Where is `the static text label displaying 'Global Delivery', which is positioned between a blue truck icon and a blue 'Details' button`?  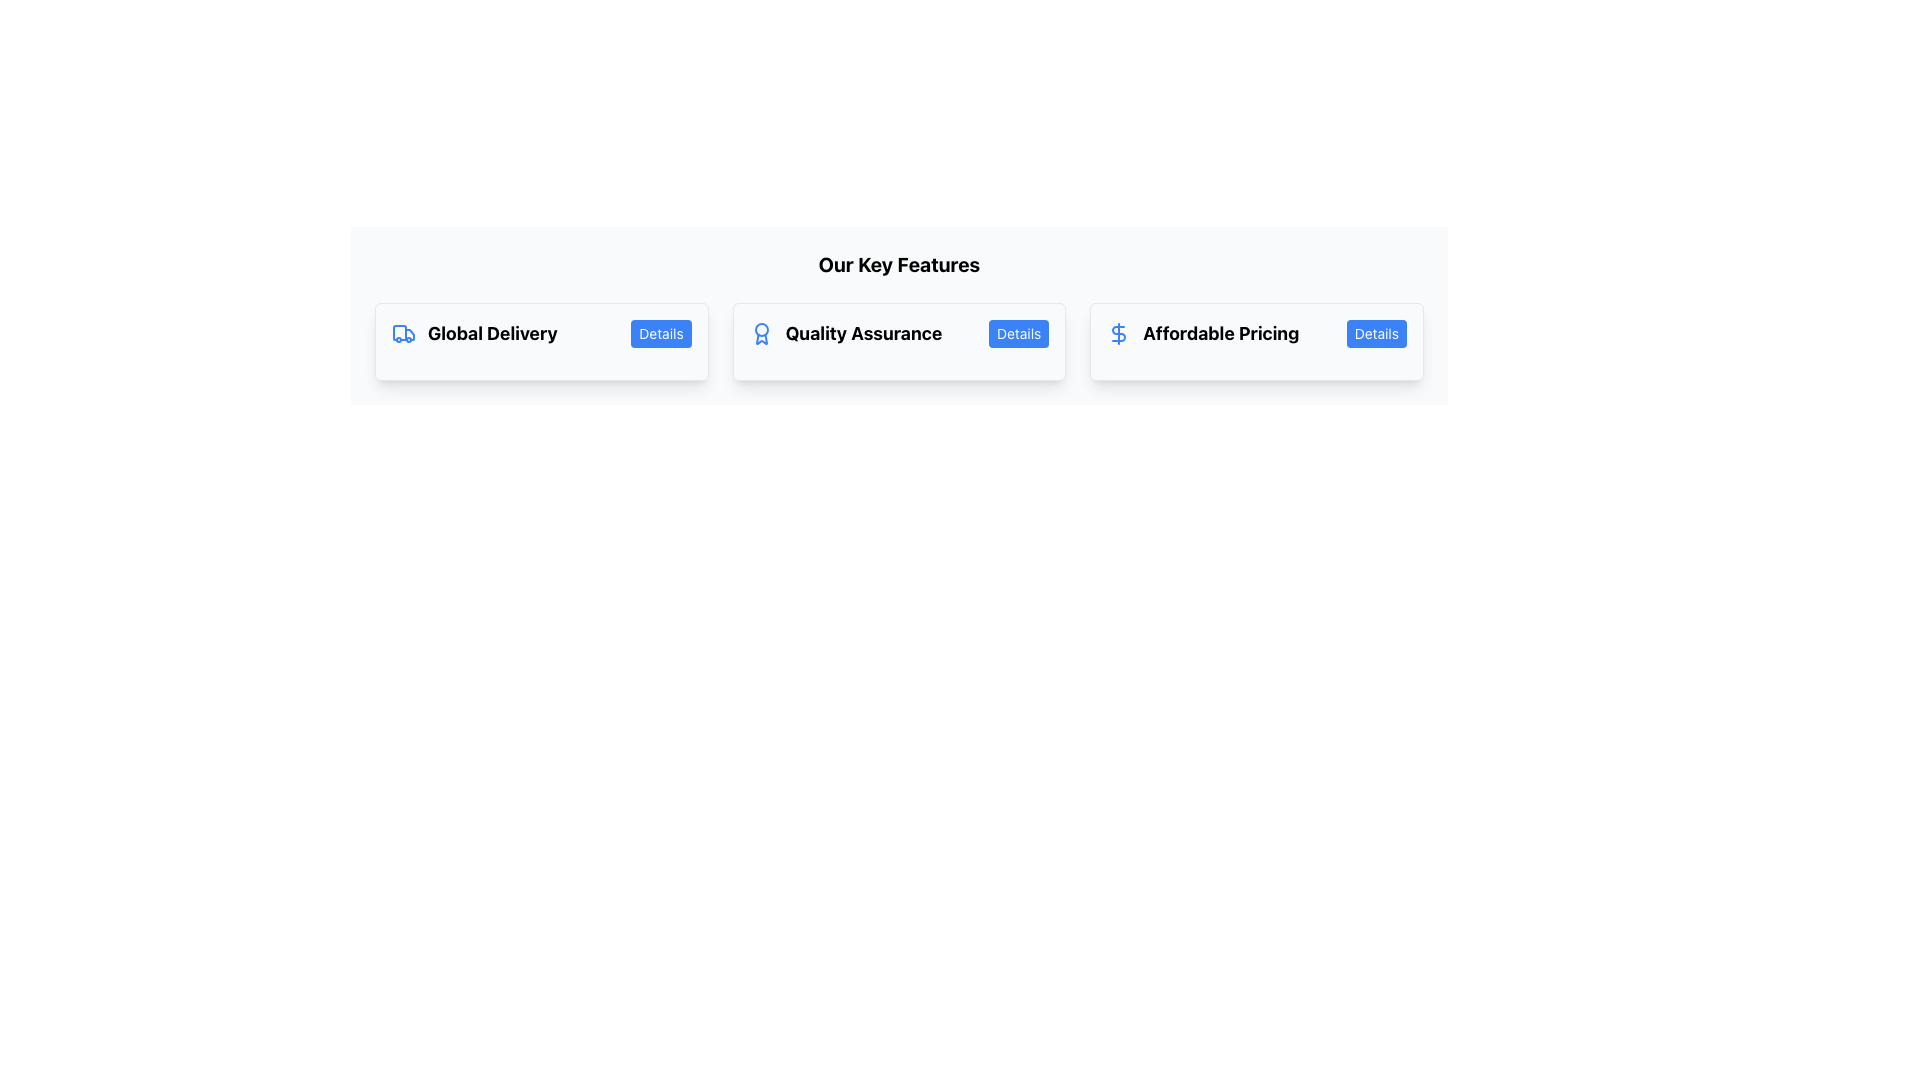
the static text label displaying 'Global Delivery', which is positioned between a blue truck icon and a blue 'Details' button is located at coordinates (492, 333).